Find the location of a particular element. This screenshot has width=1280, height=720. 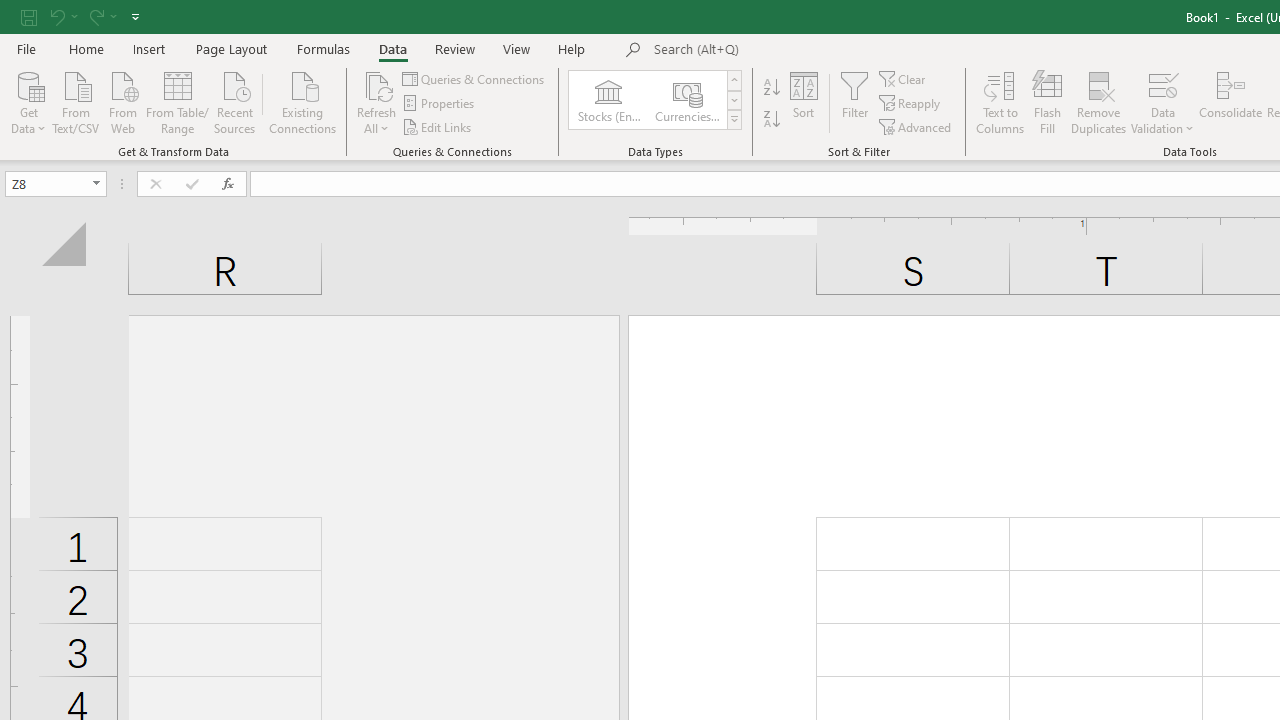

'Clear' is located at coordinates (902, 78).